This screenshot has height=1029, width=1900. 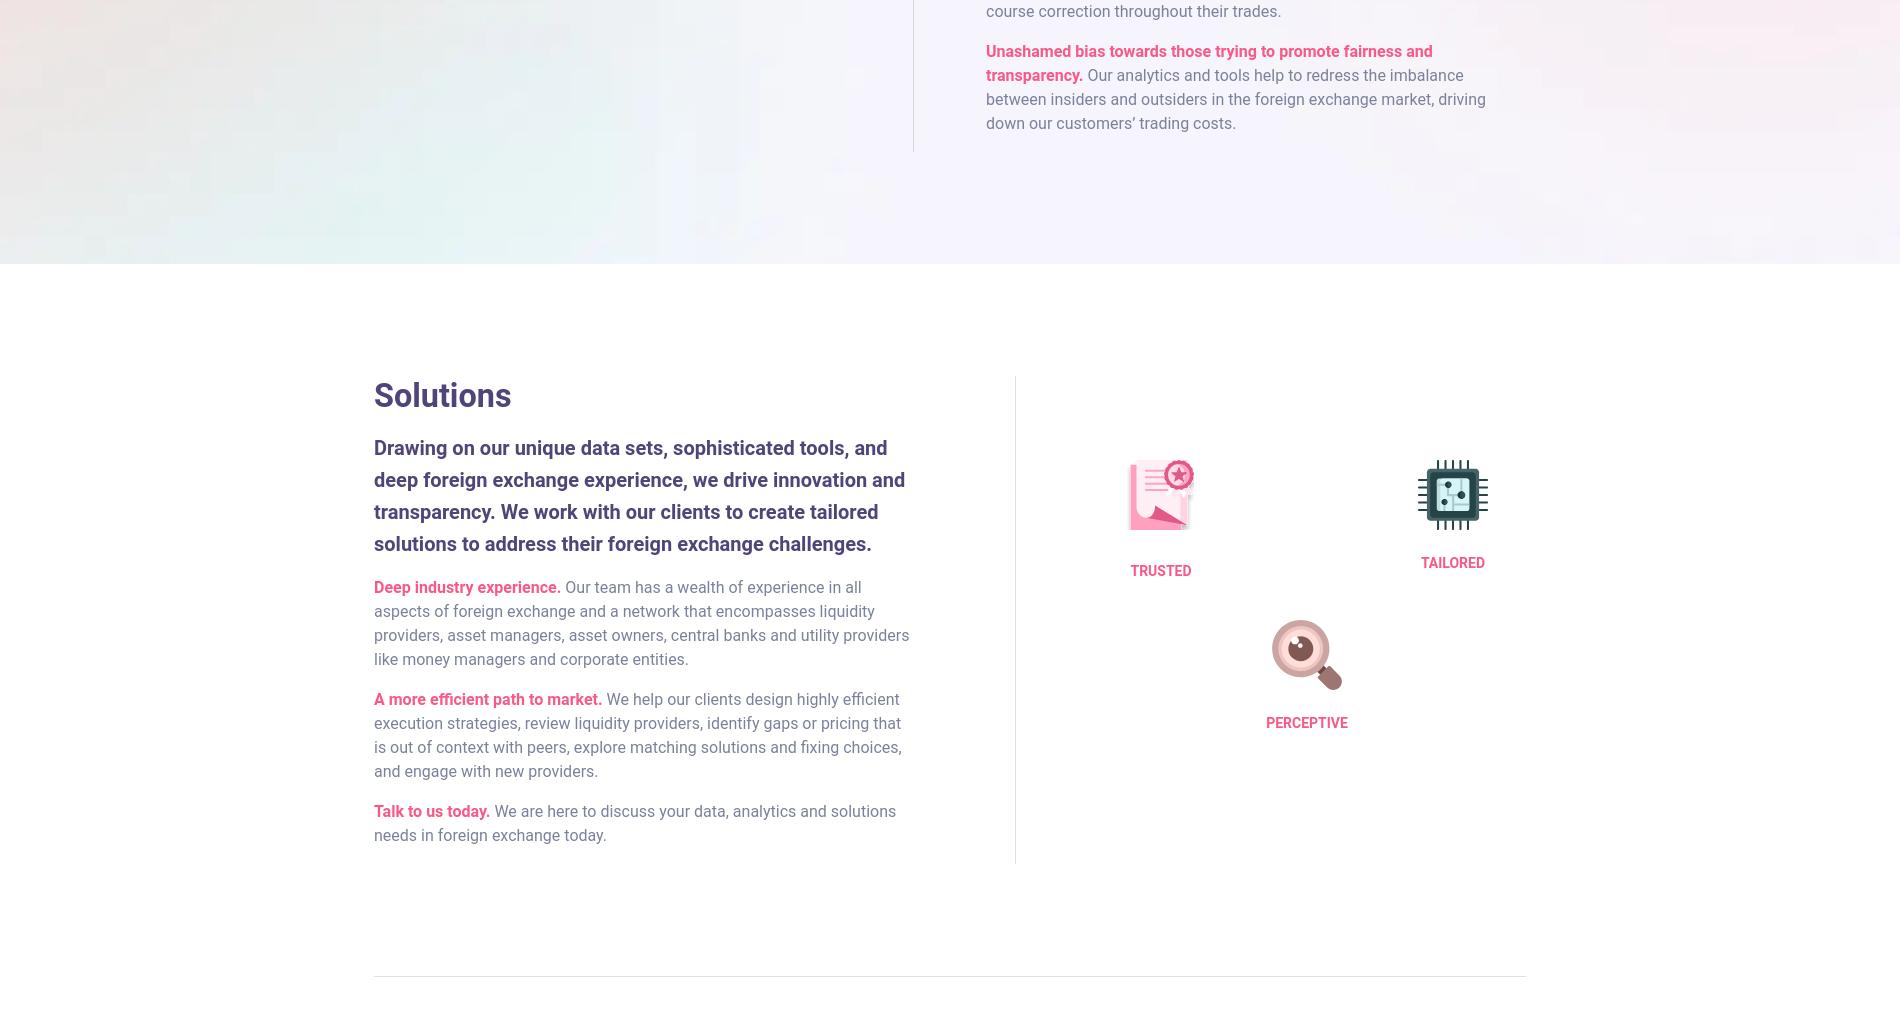 What do you see at coordinates (487, 697) in the screenshot?
I see `'A more efficient path to market.'` at bounding box center [487, 697].